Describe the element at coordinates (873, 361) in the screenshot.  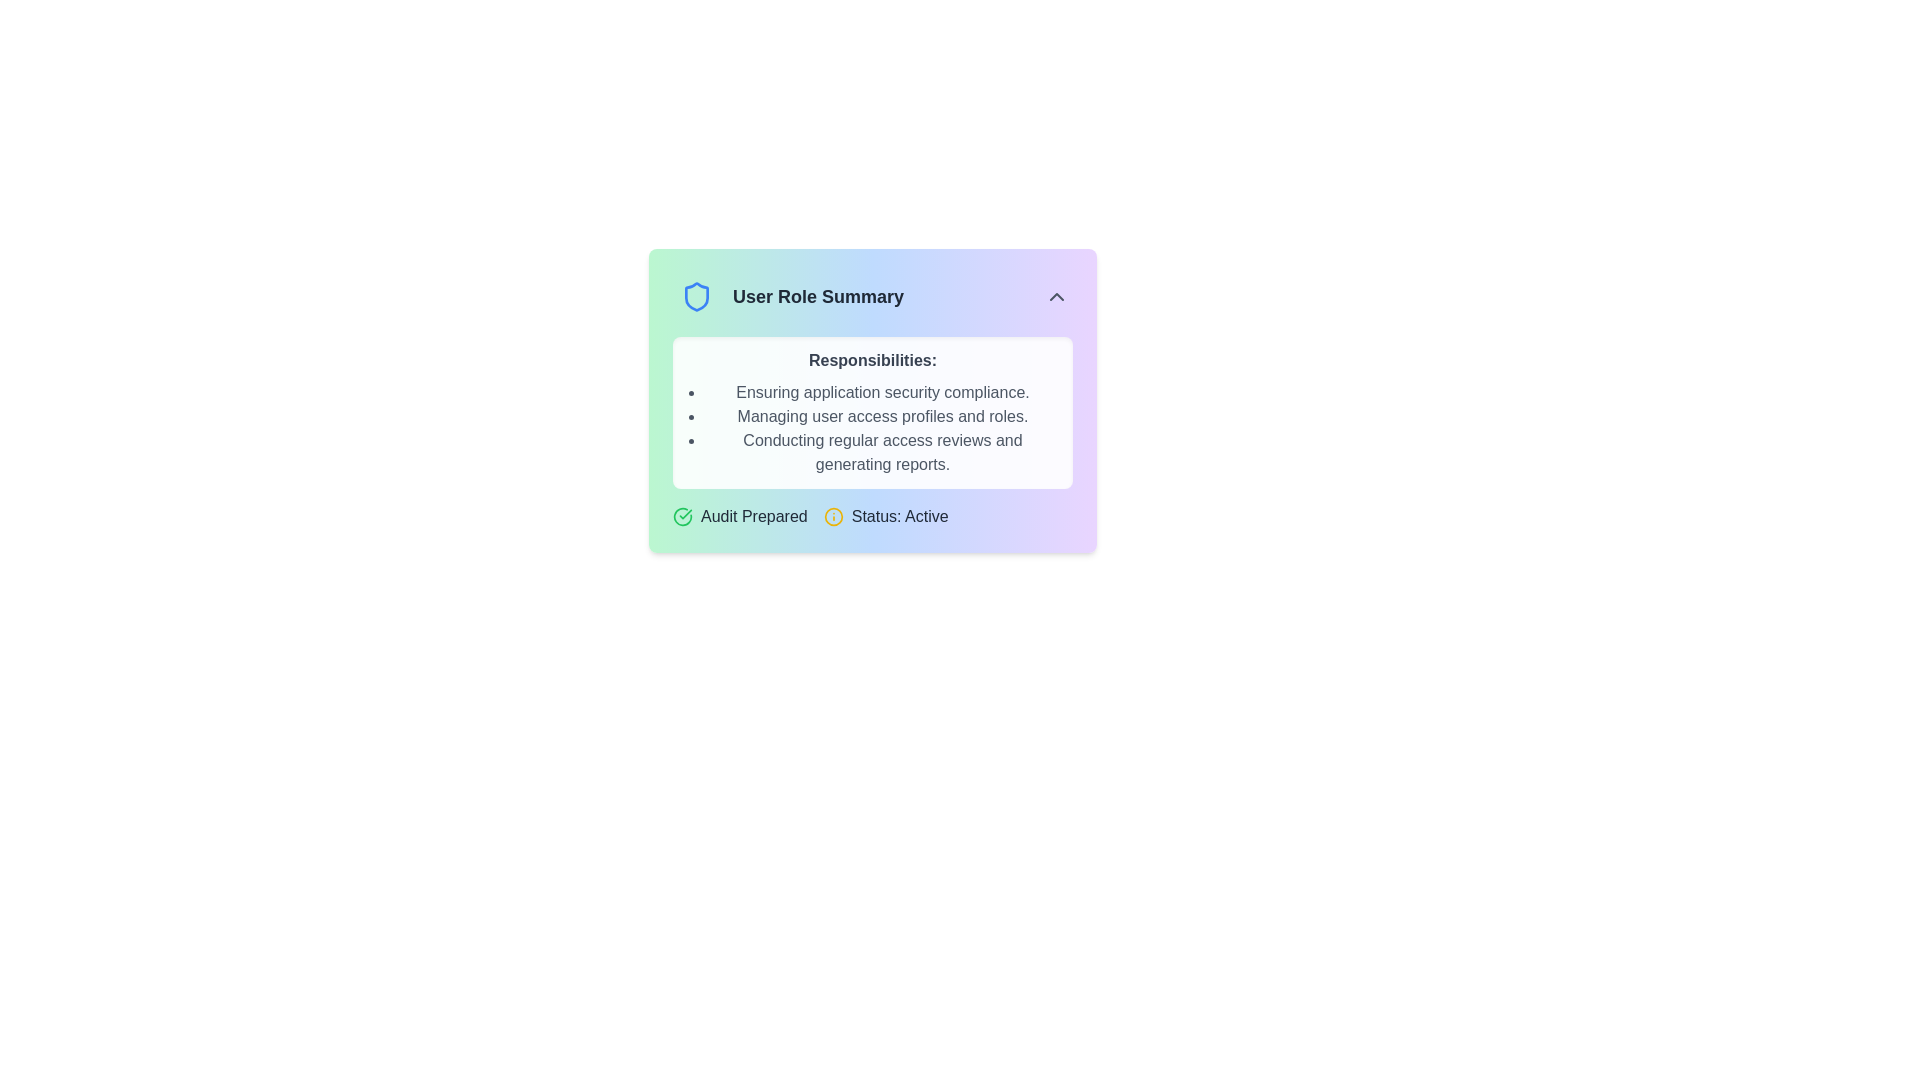
I see `the text label that displays 'Responsibilities:' in bold gray font, located at the top center of the panel introducing a list of job responsibilities` at that location.